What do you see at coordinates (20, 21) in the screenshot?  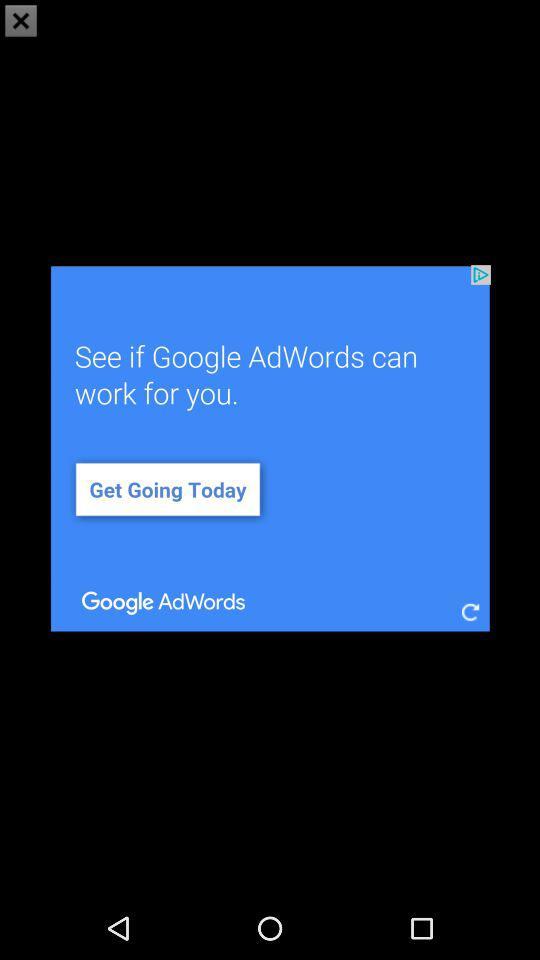 I see `the close icon` at bounding box center [20, 21].